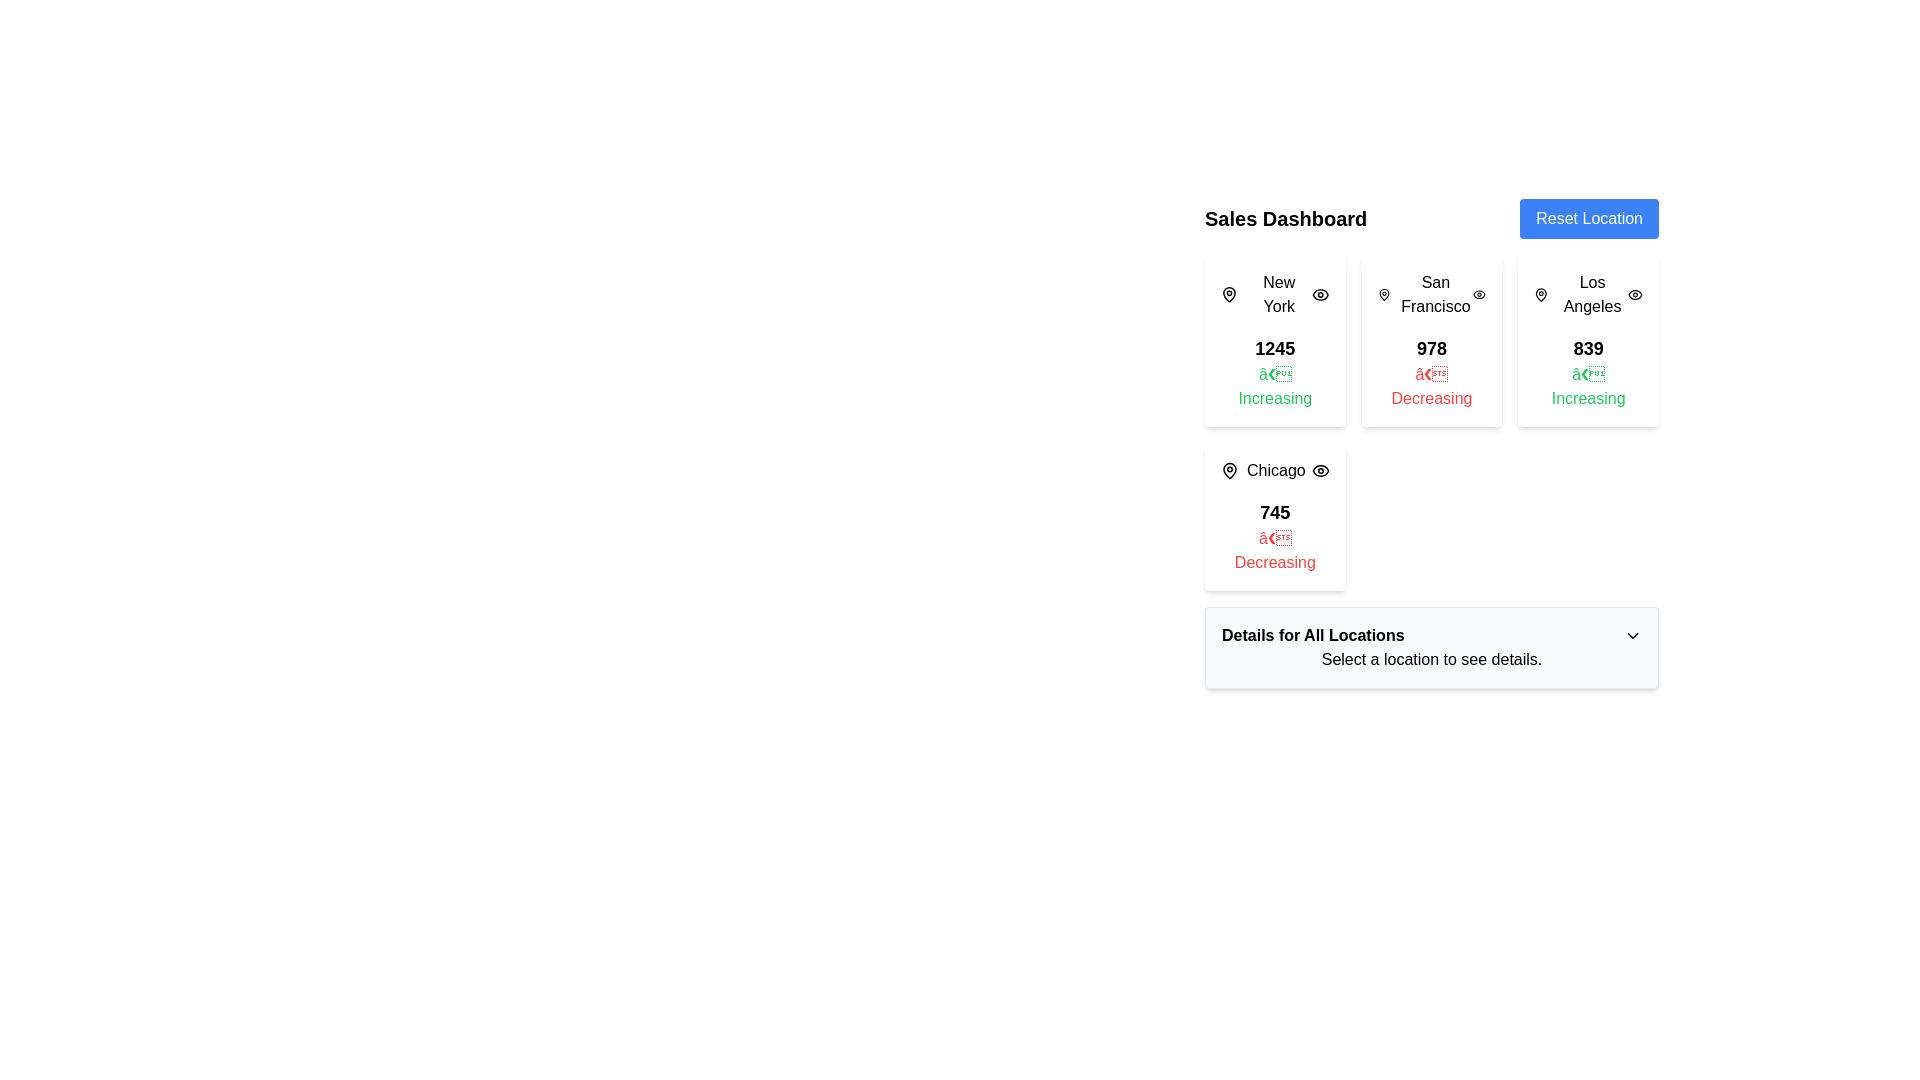 This screenshot has width=1920, height=1080. I want to click on the eye-shaped icon located at the top-right corner of the 'San Francisco' card, which is outlined in black and represents the 'view' symbol, so click(1479, 294).